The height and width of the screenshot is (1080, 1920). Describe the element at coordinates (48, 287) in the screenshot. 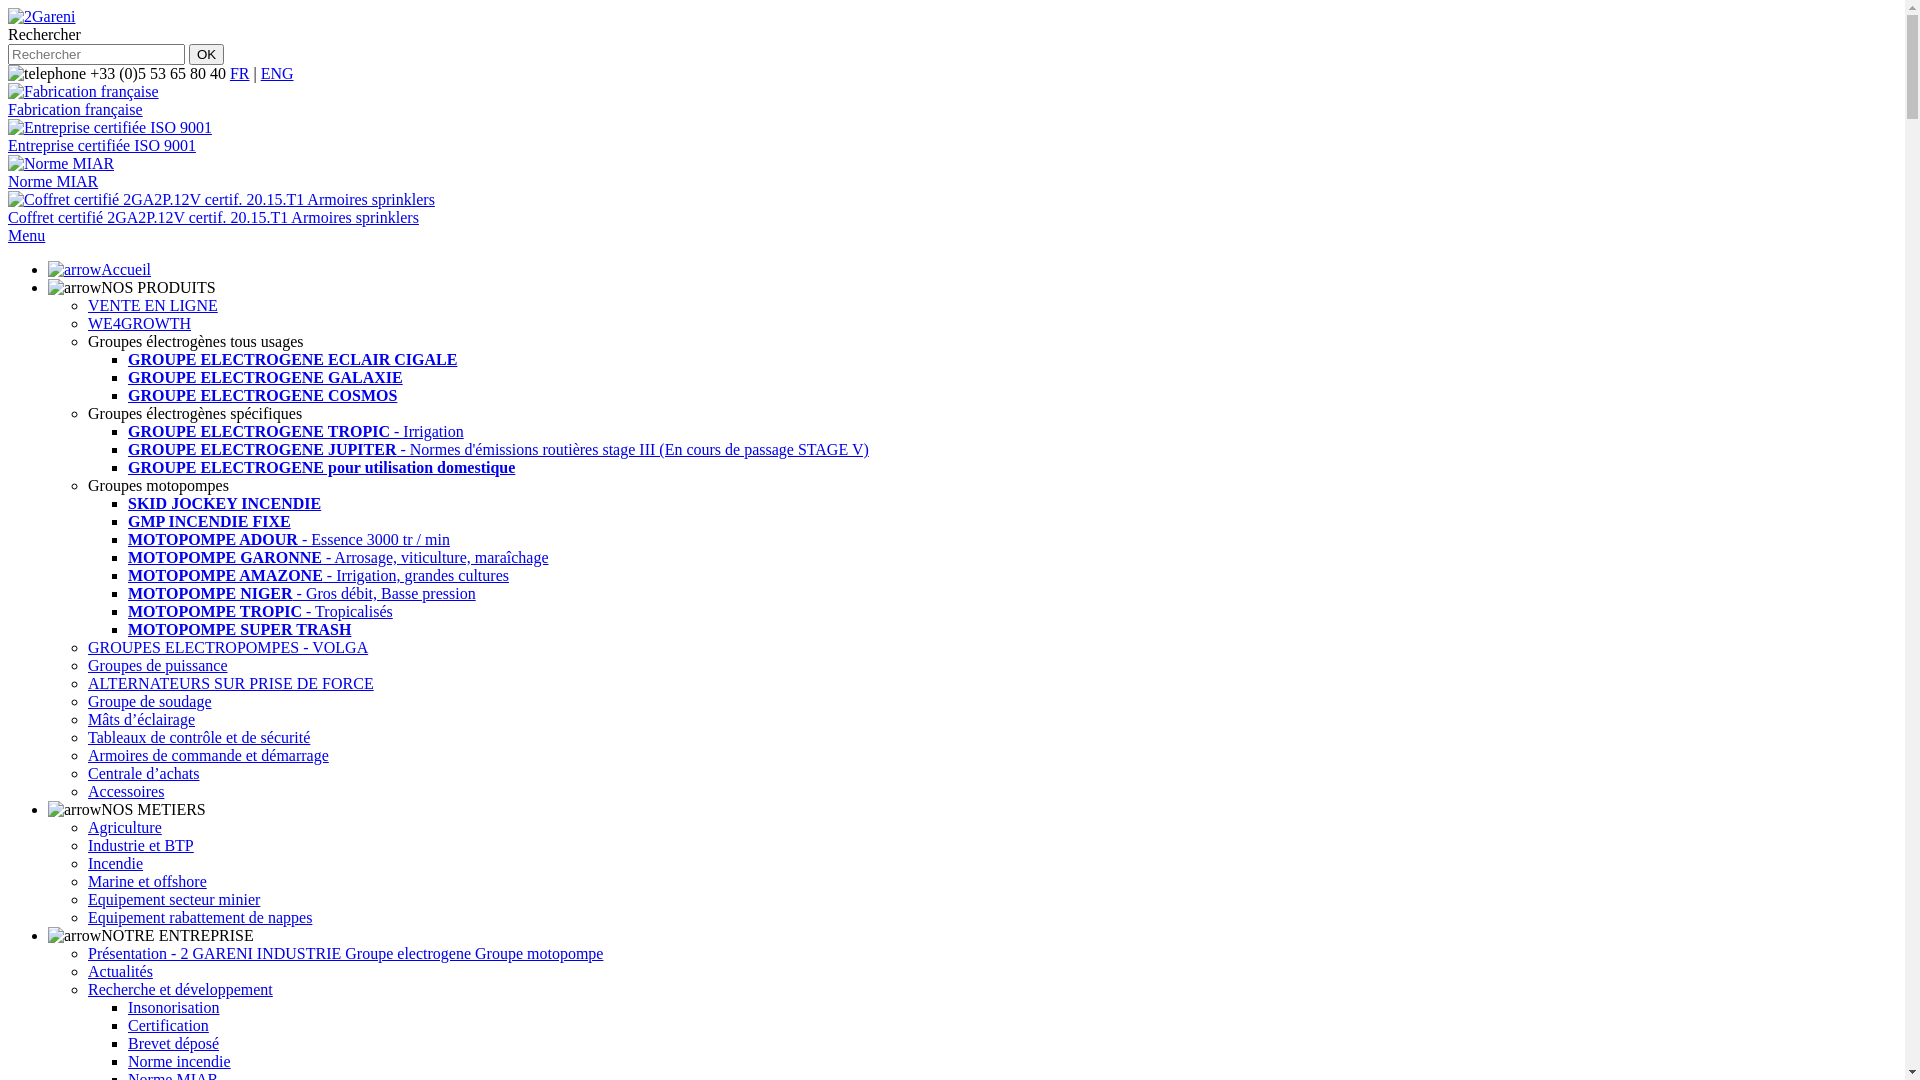

I see `'NOS PRODUITS'` at that location.